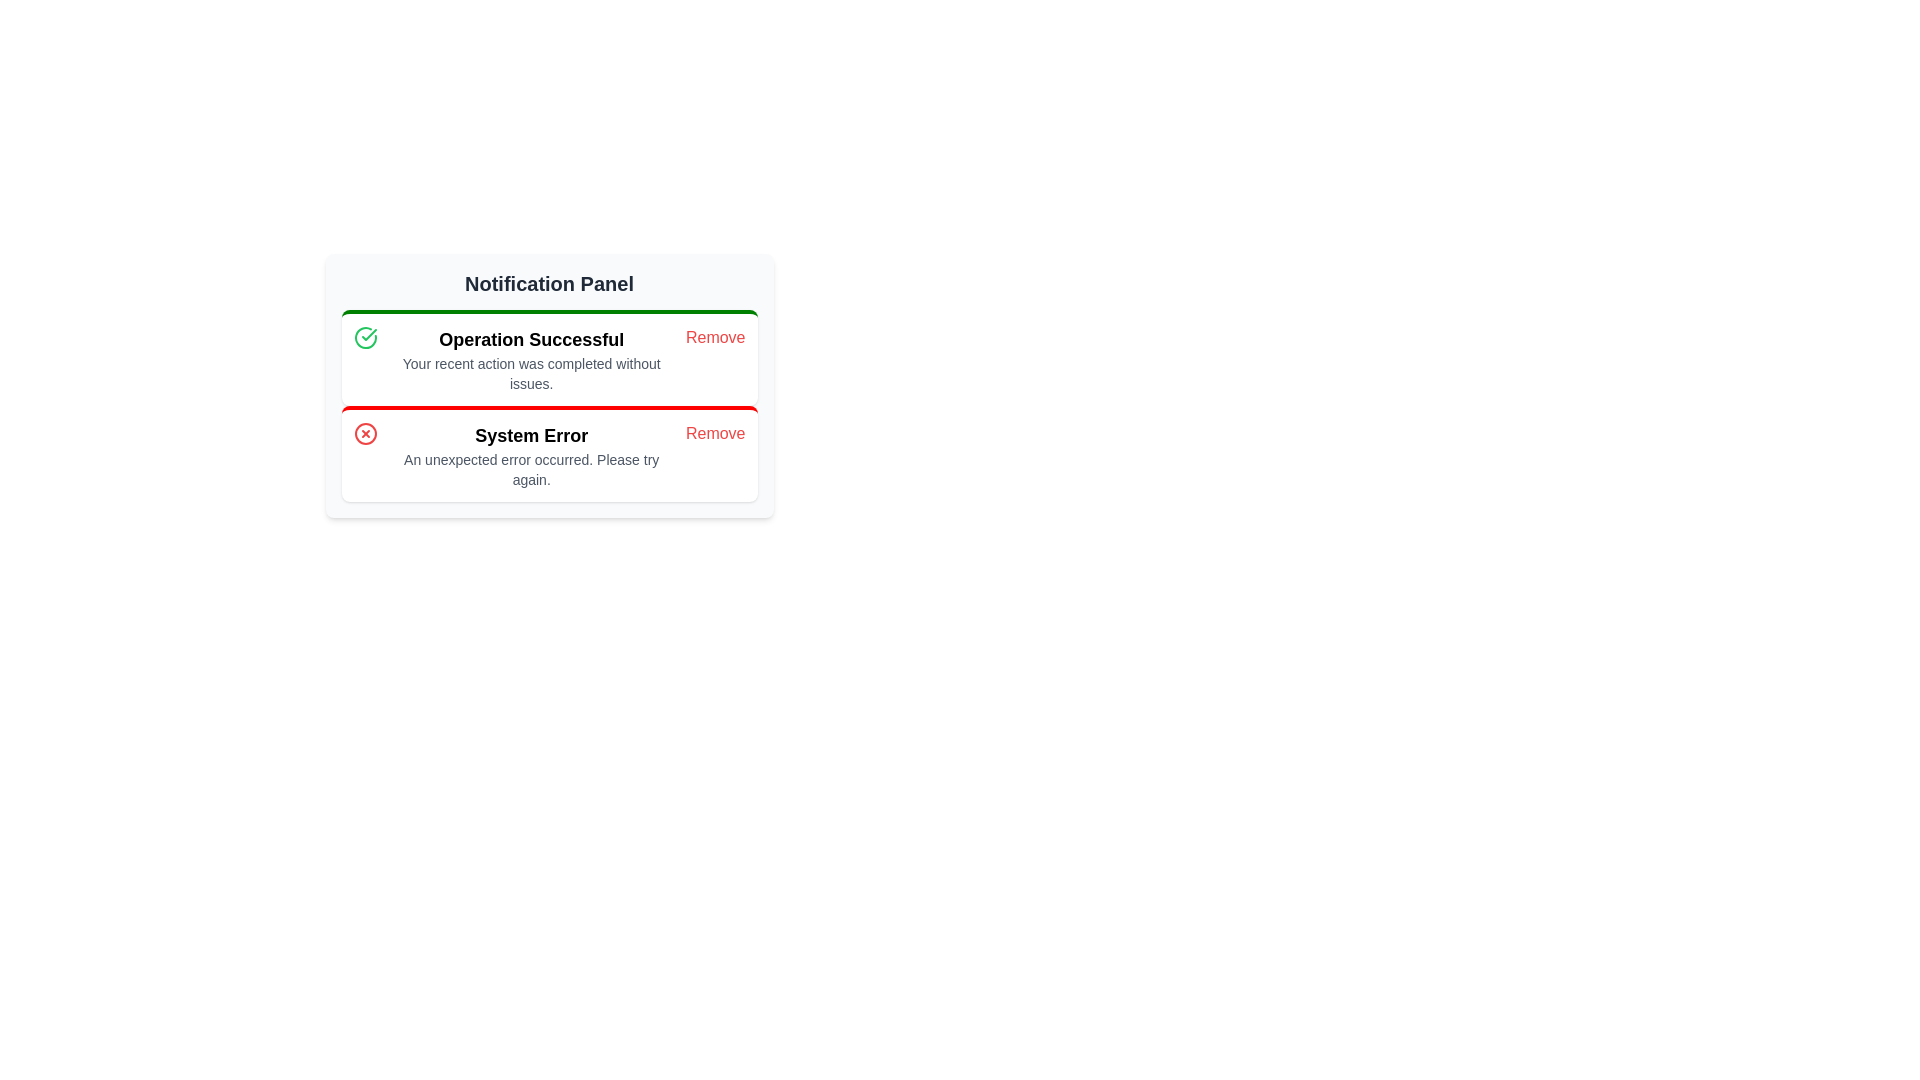  What do you see at coordinates (365, 337) in the screenshot?
I see `the circular icon with a green outline and a check mark symbol, located to the left of the 'Operation Successful' notice box` at bounding box center [365, 337].